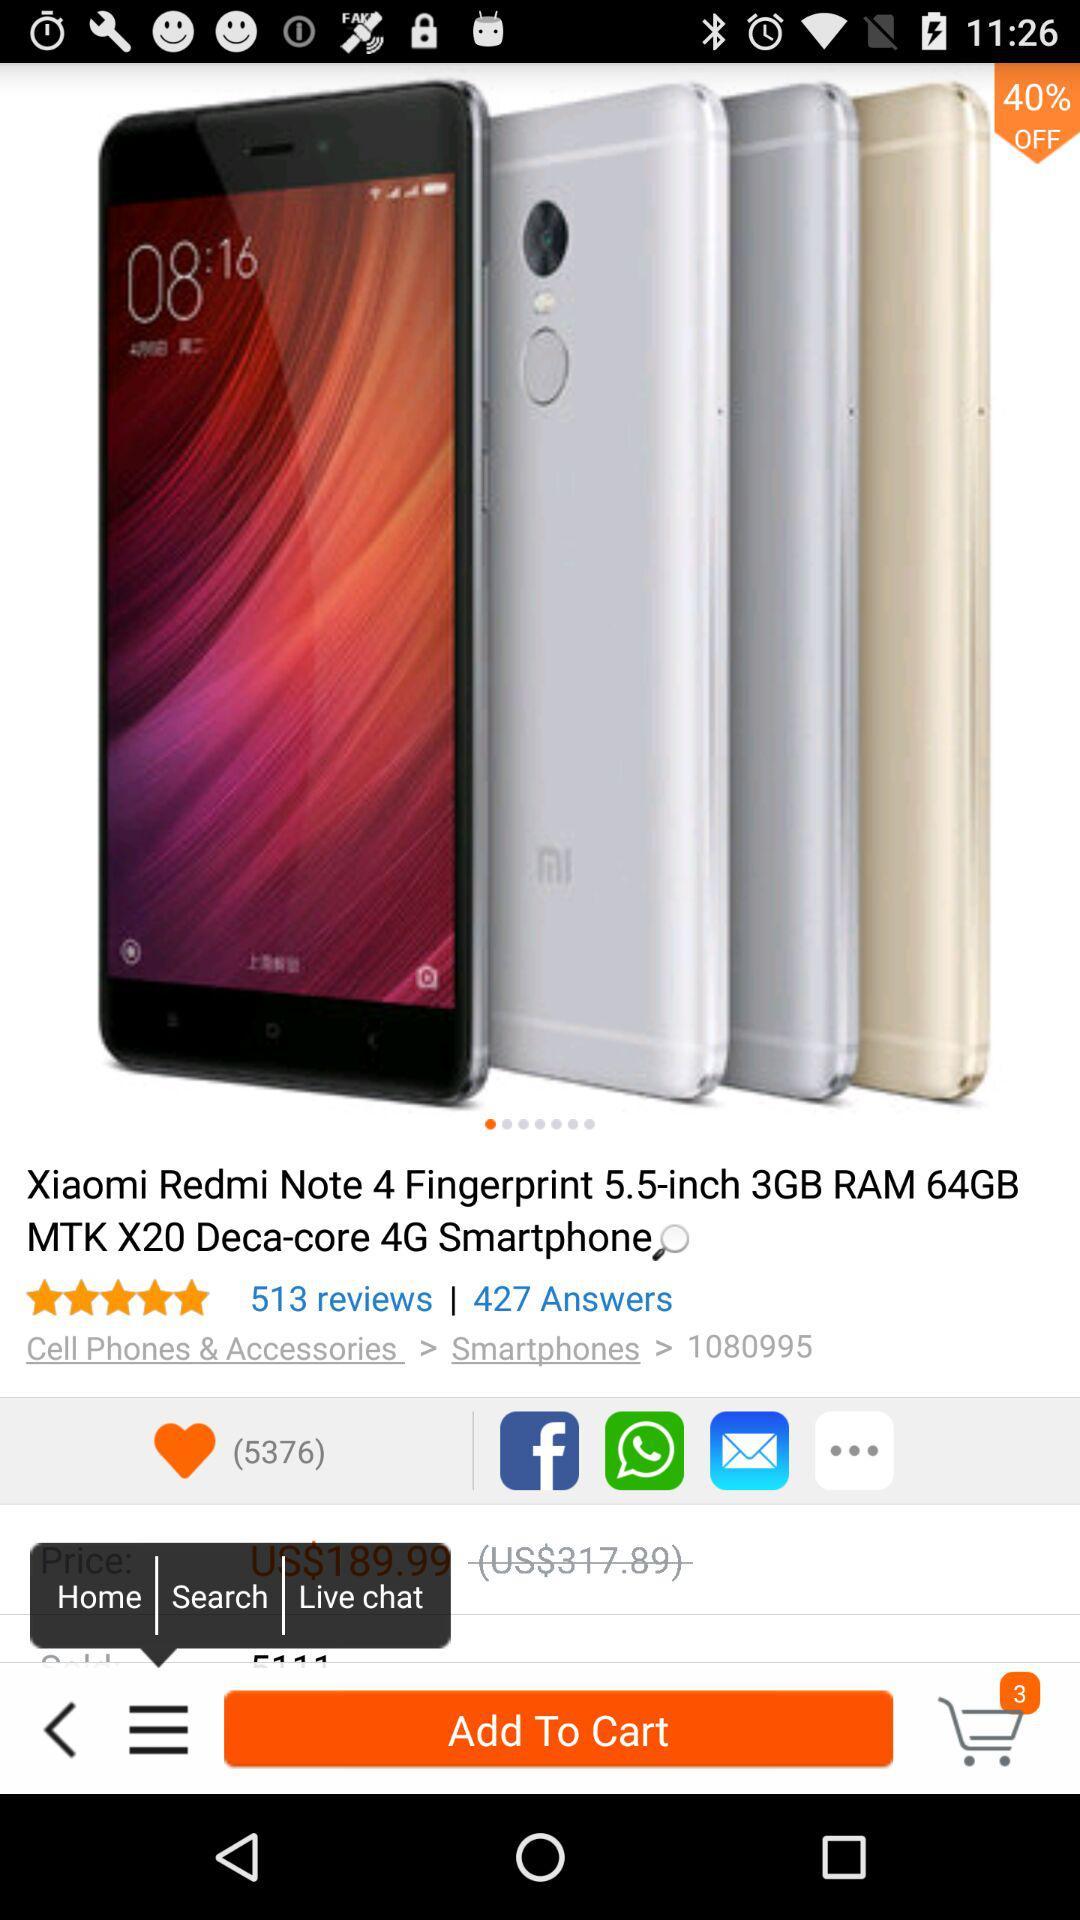 This screenshot has width=1080, height=1920. I want to click on add to cart button which is at the bottom of the page, so click(558, 1728).